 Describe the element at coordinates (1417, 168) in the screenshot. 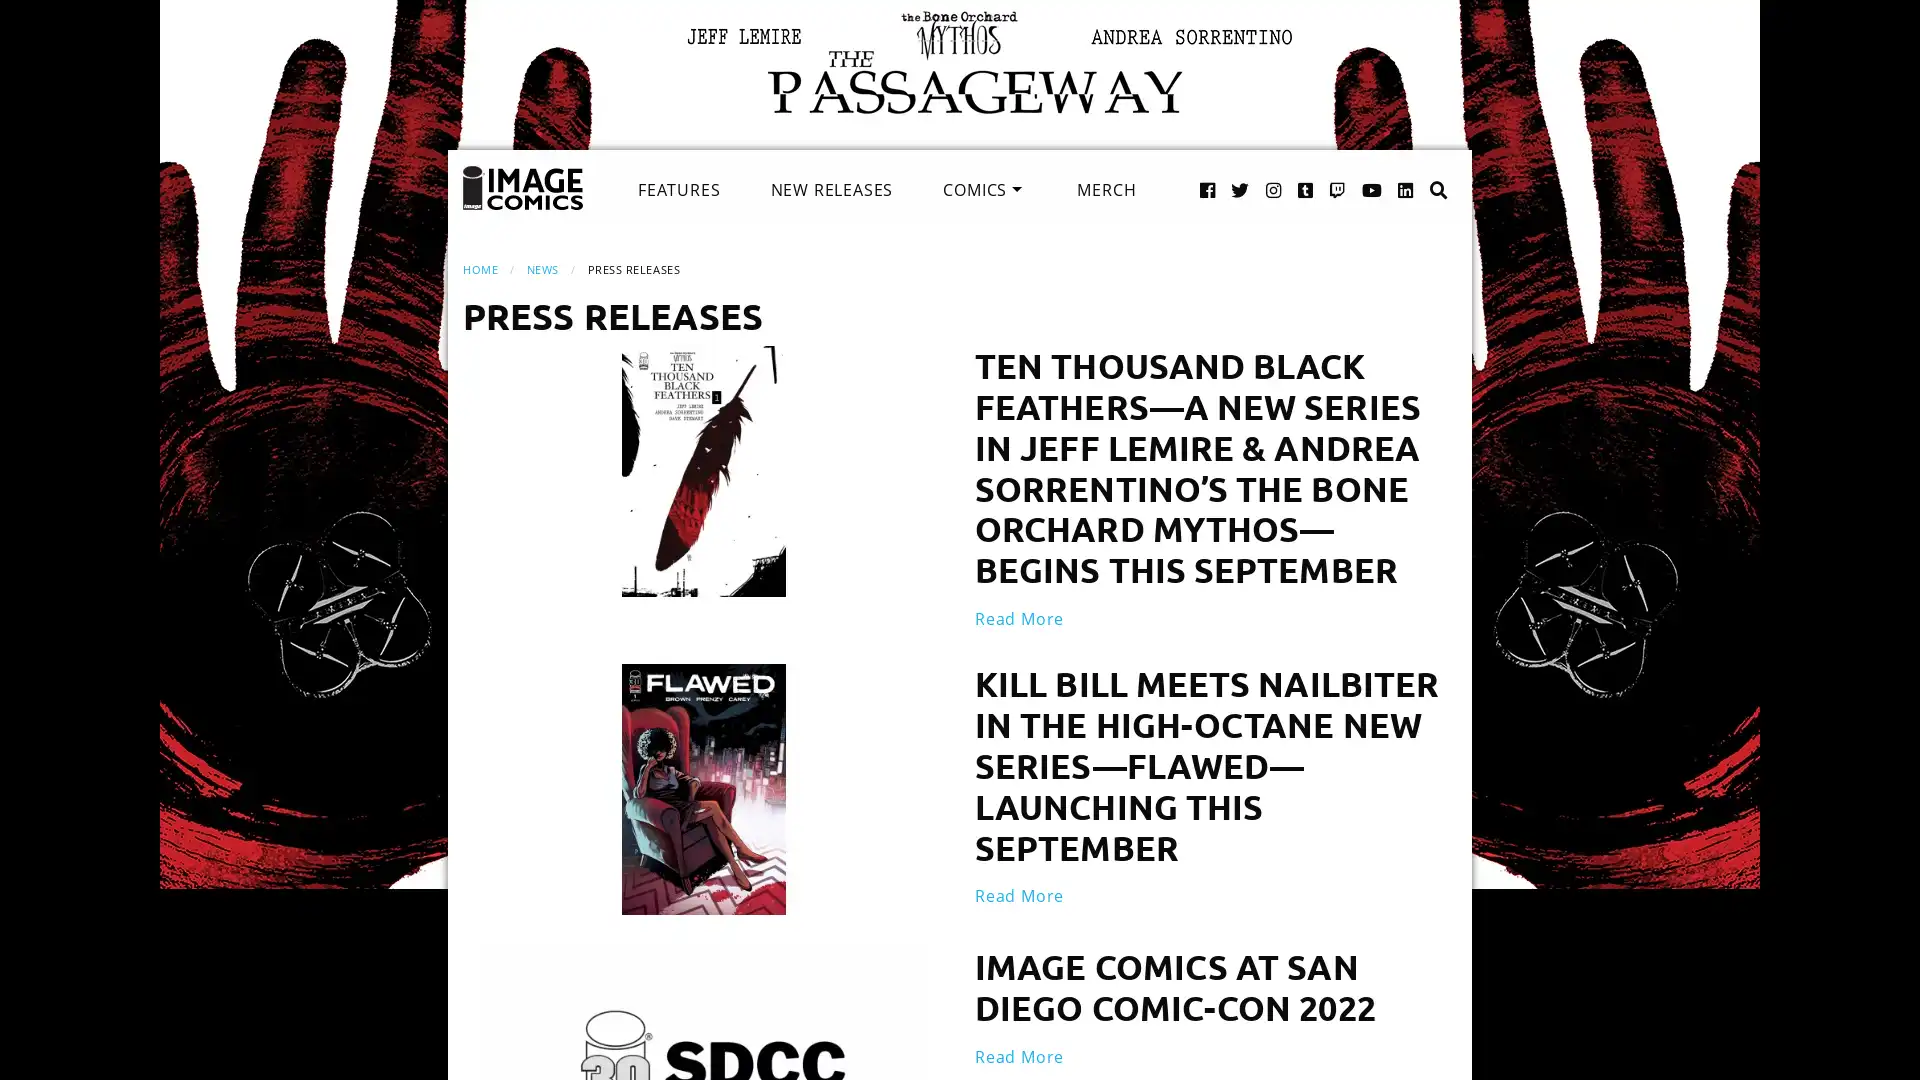

I see `Search` at that location.